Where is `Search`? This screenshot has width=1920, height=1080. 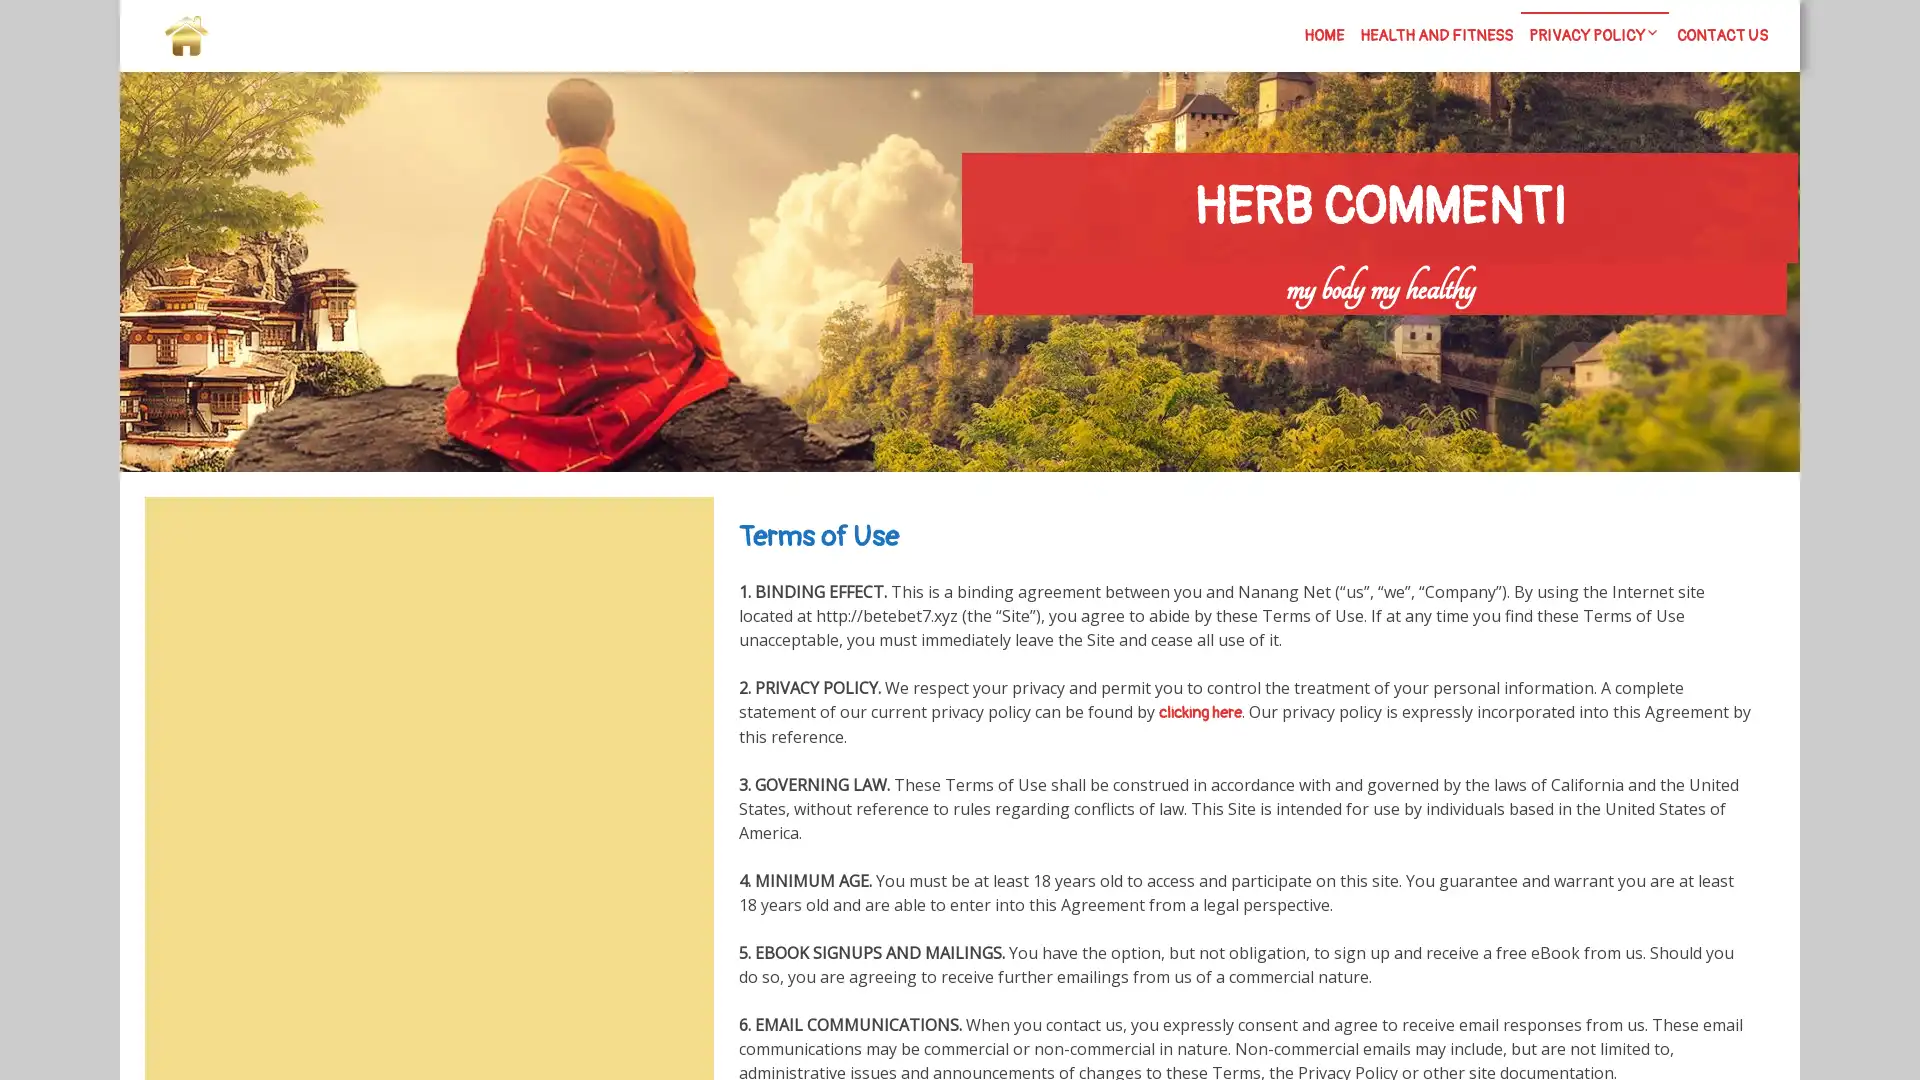
Search is located at coordinates (667, 545).